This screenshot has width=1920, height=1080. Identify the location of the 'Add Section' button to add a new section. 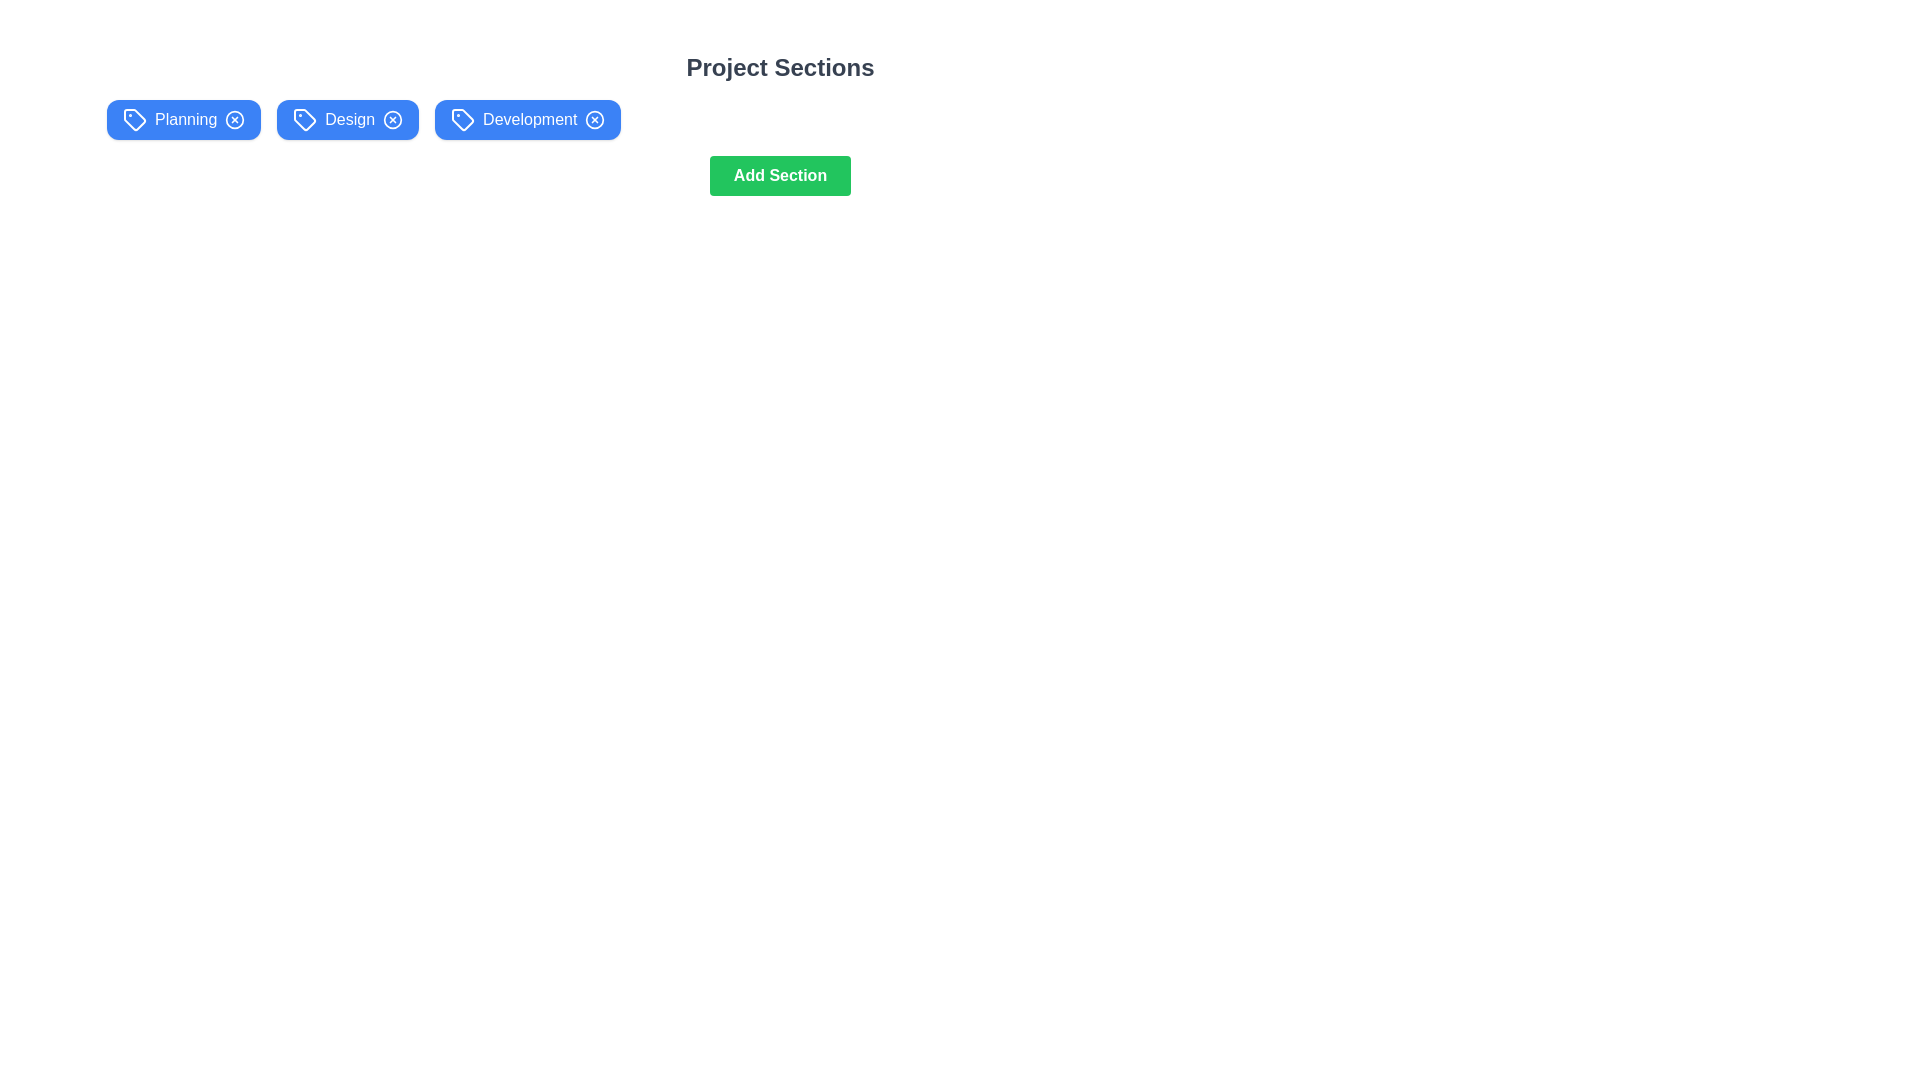
(779, 175).